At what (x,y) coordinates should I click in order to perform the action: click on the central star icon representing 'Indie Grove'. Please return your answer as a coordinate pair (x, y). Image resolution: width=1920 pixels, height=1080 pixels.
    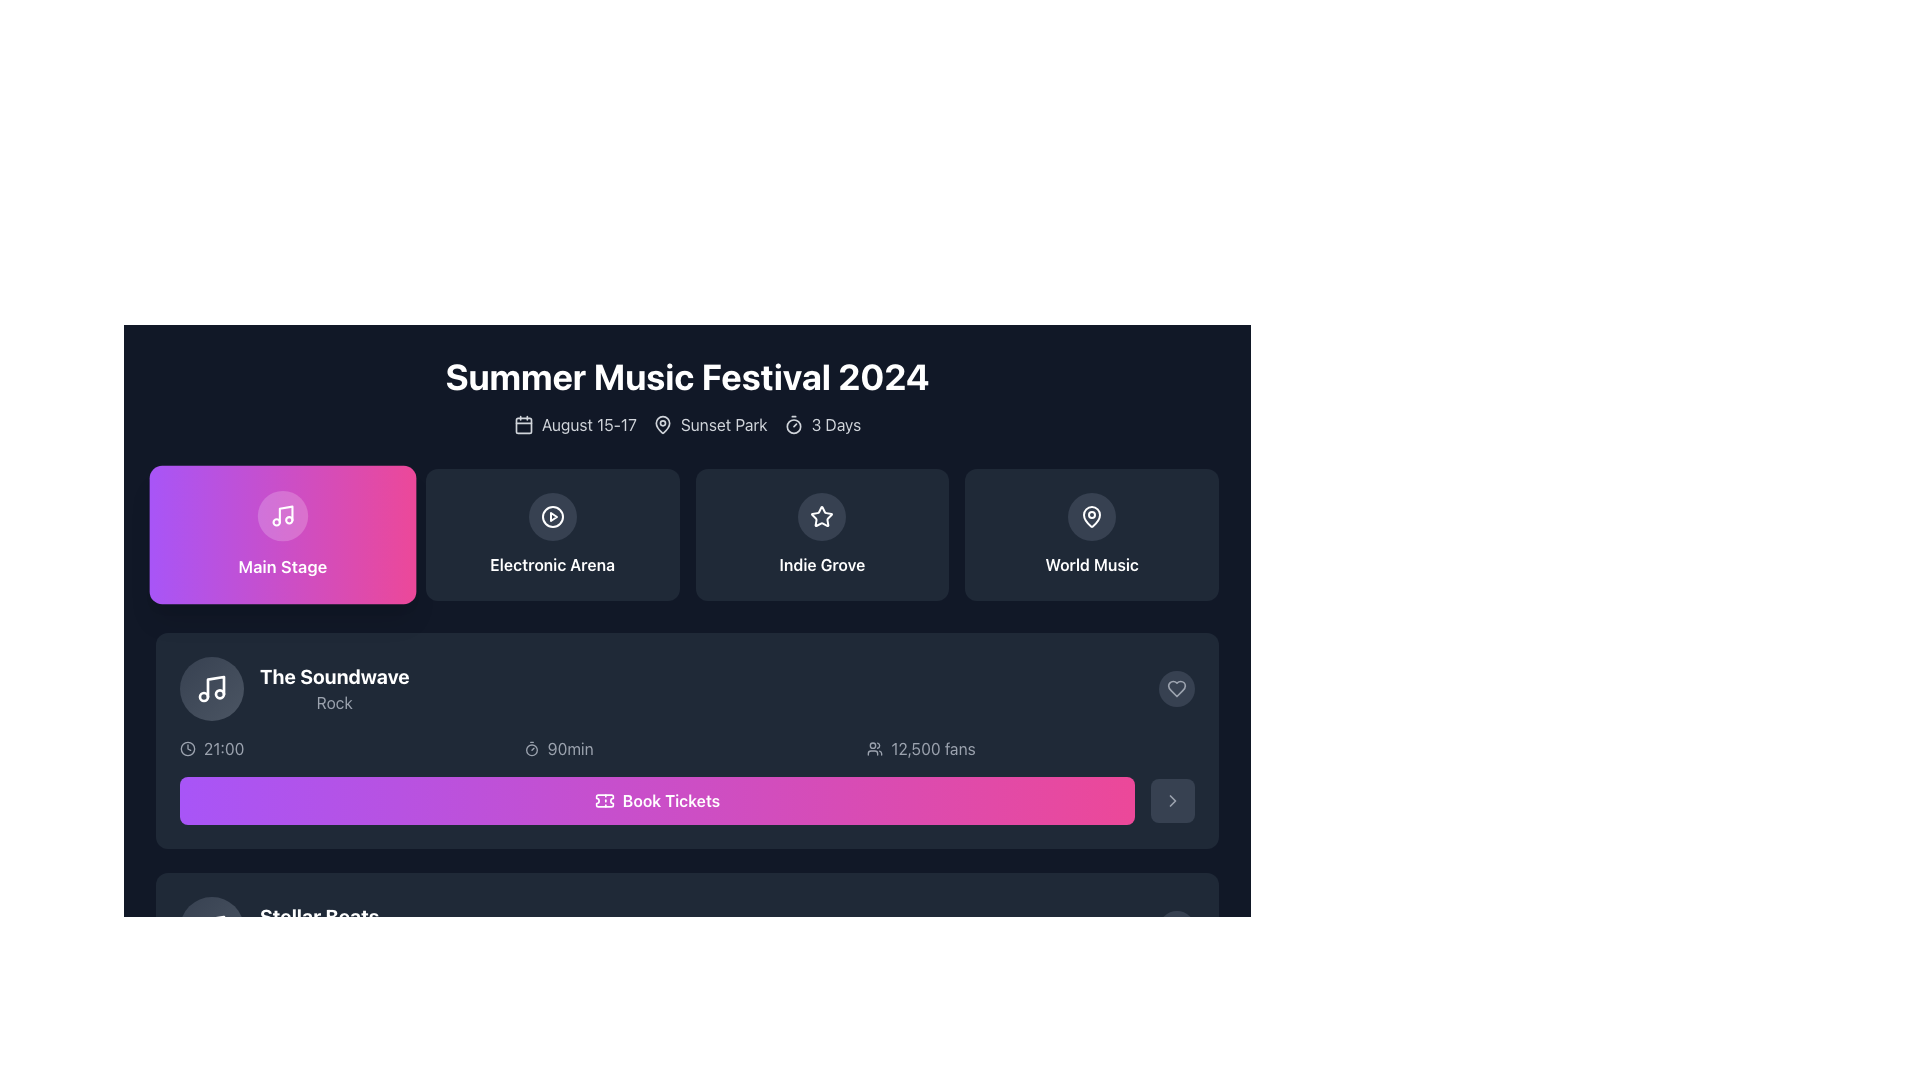
    Looking at the image, I should click on (821, 515).